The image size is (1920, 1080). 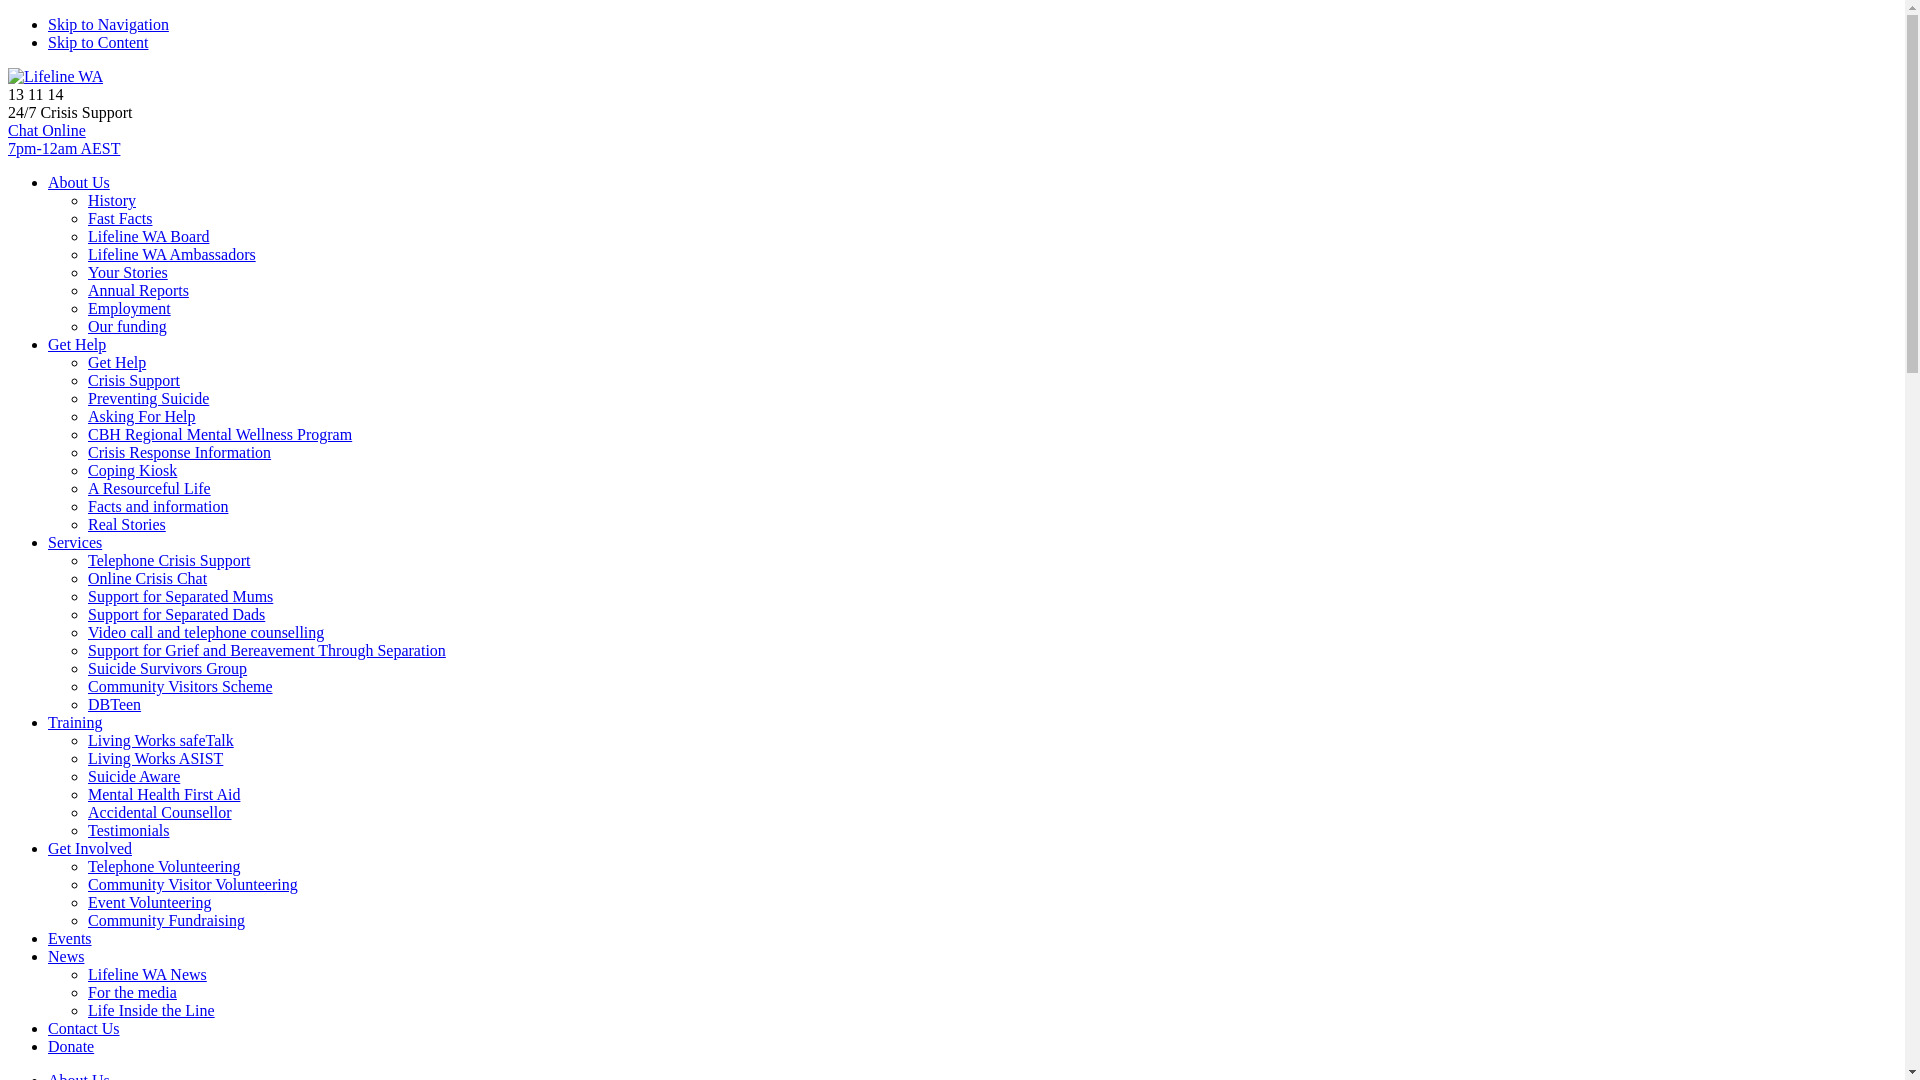 What do you see at coordinates (86, 920) in the screenshot?
I see `'Community Fundraising'` at bounding box center [86, 920].